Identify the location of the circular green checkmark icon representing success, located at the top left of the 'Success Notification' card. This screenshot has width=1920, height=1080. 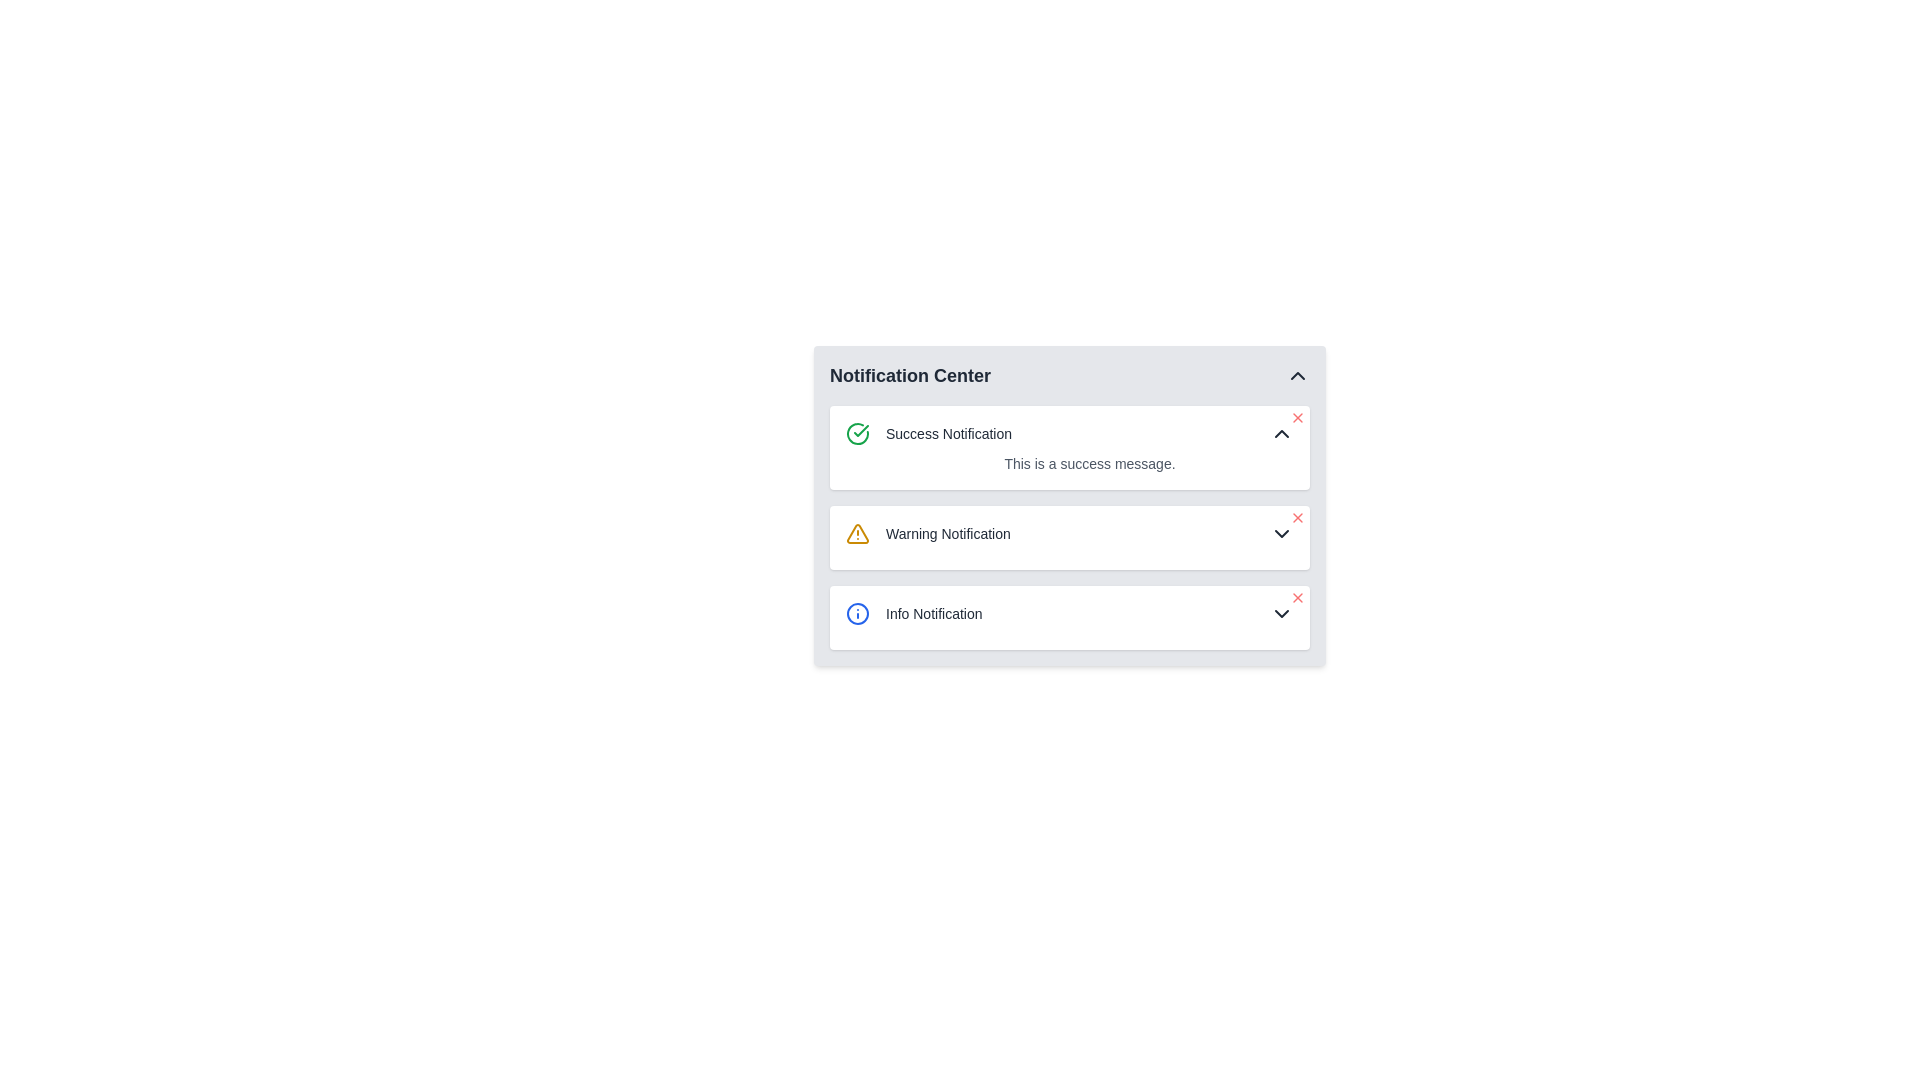
(858, 433).